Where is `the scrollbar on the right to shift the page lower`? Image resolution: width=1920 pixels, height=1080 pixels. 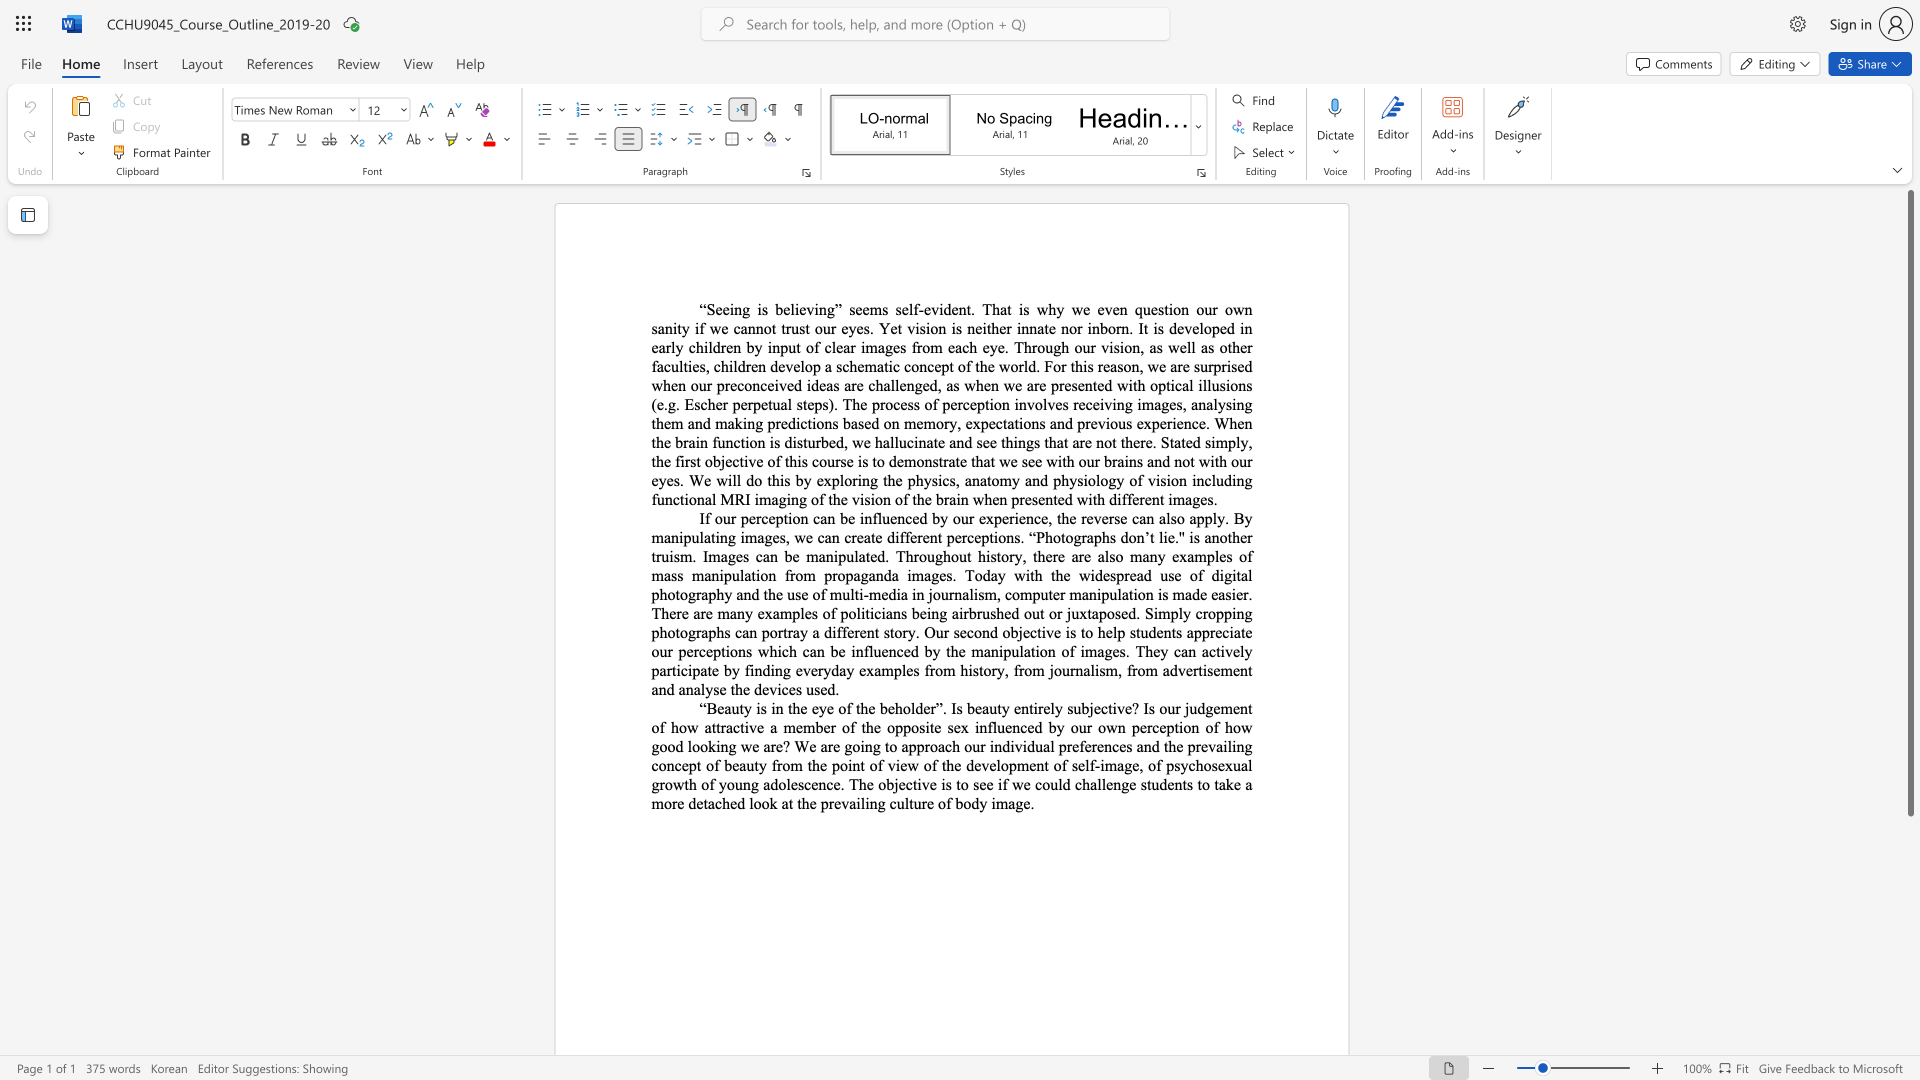
the scrollbar on the right to shift the page lower is located at coordinates (1909, 829).